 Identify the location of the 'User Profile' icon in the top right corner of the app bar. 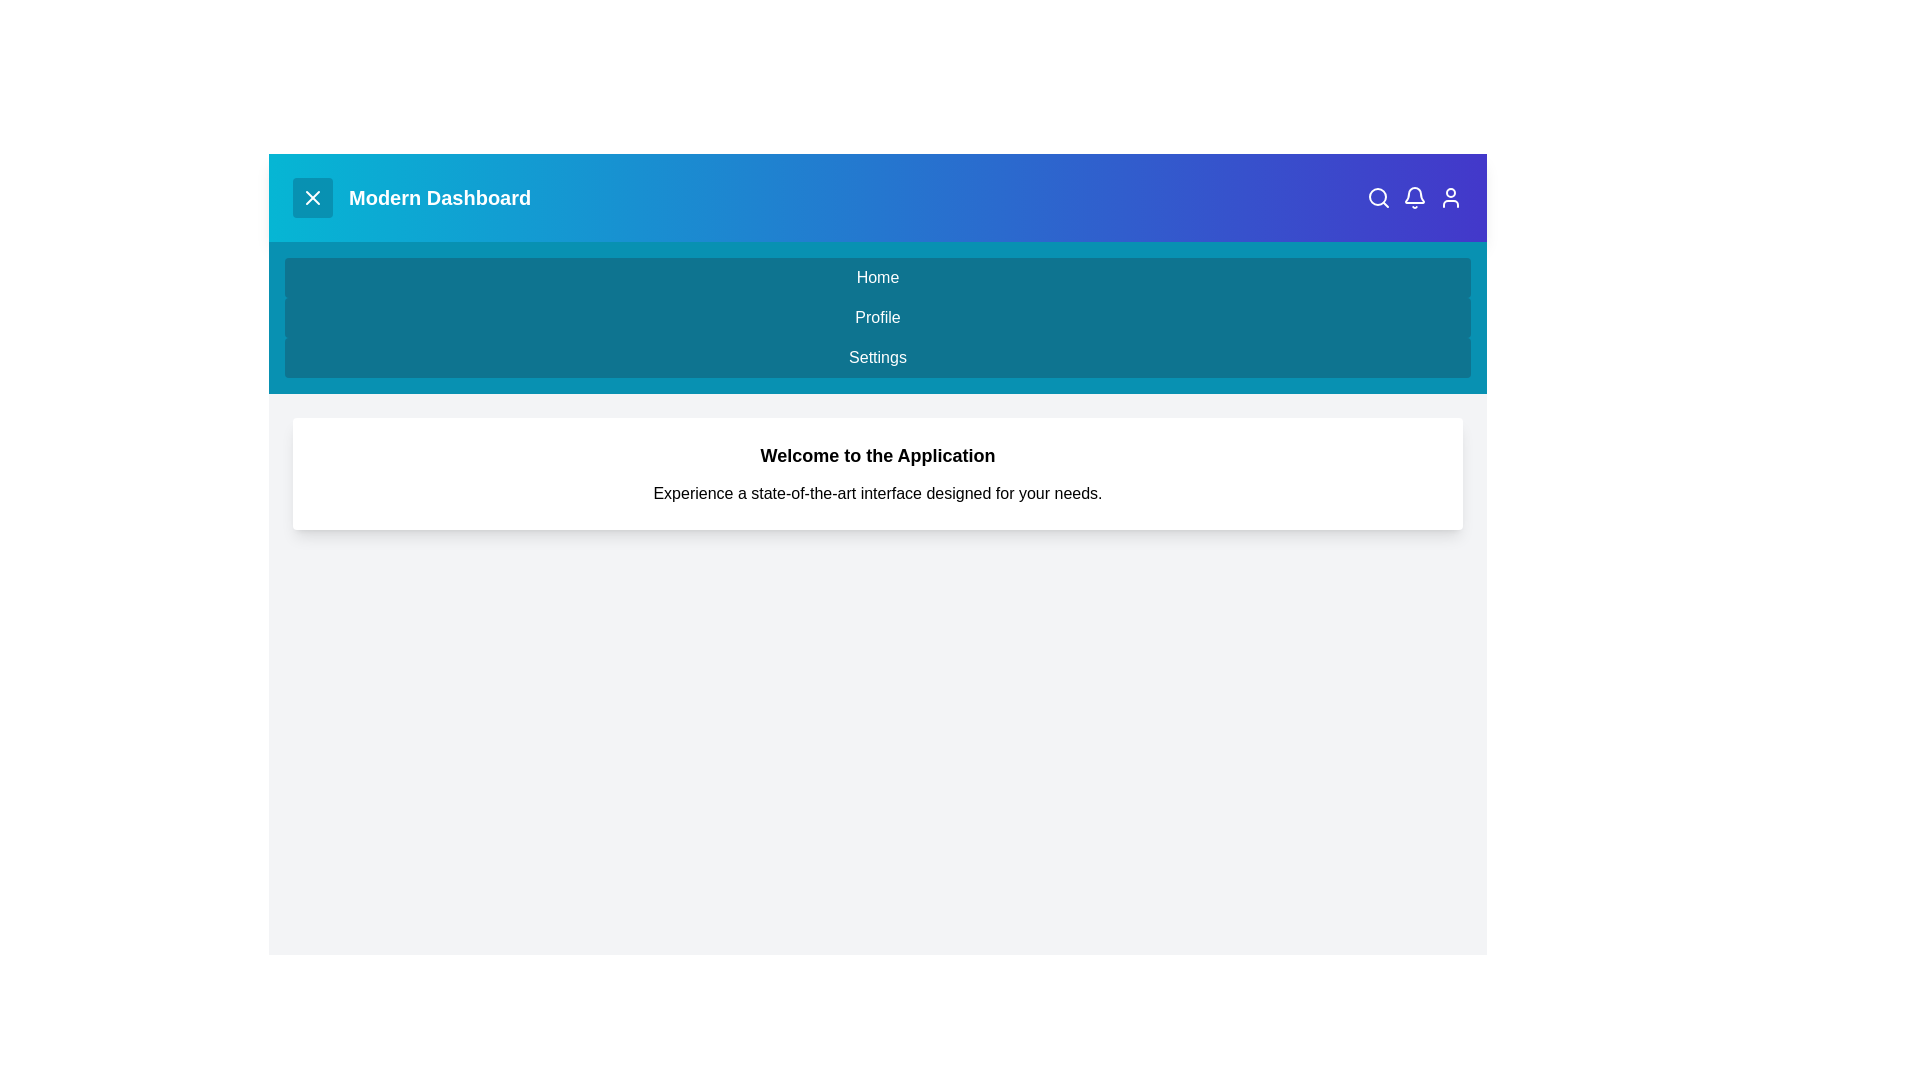
(1450, 197).